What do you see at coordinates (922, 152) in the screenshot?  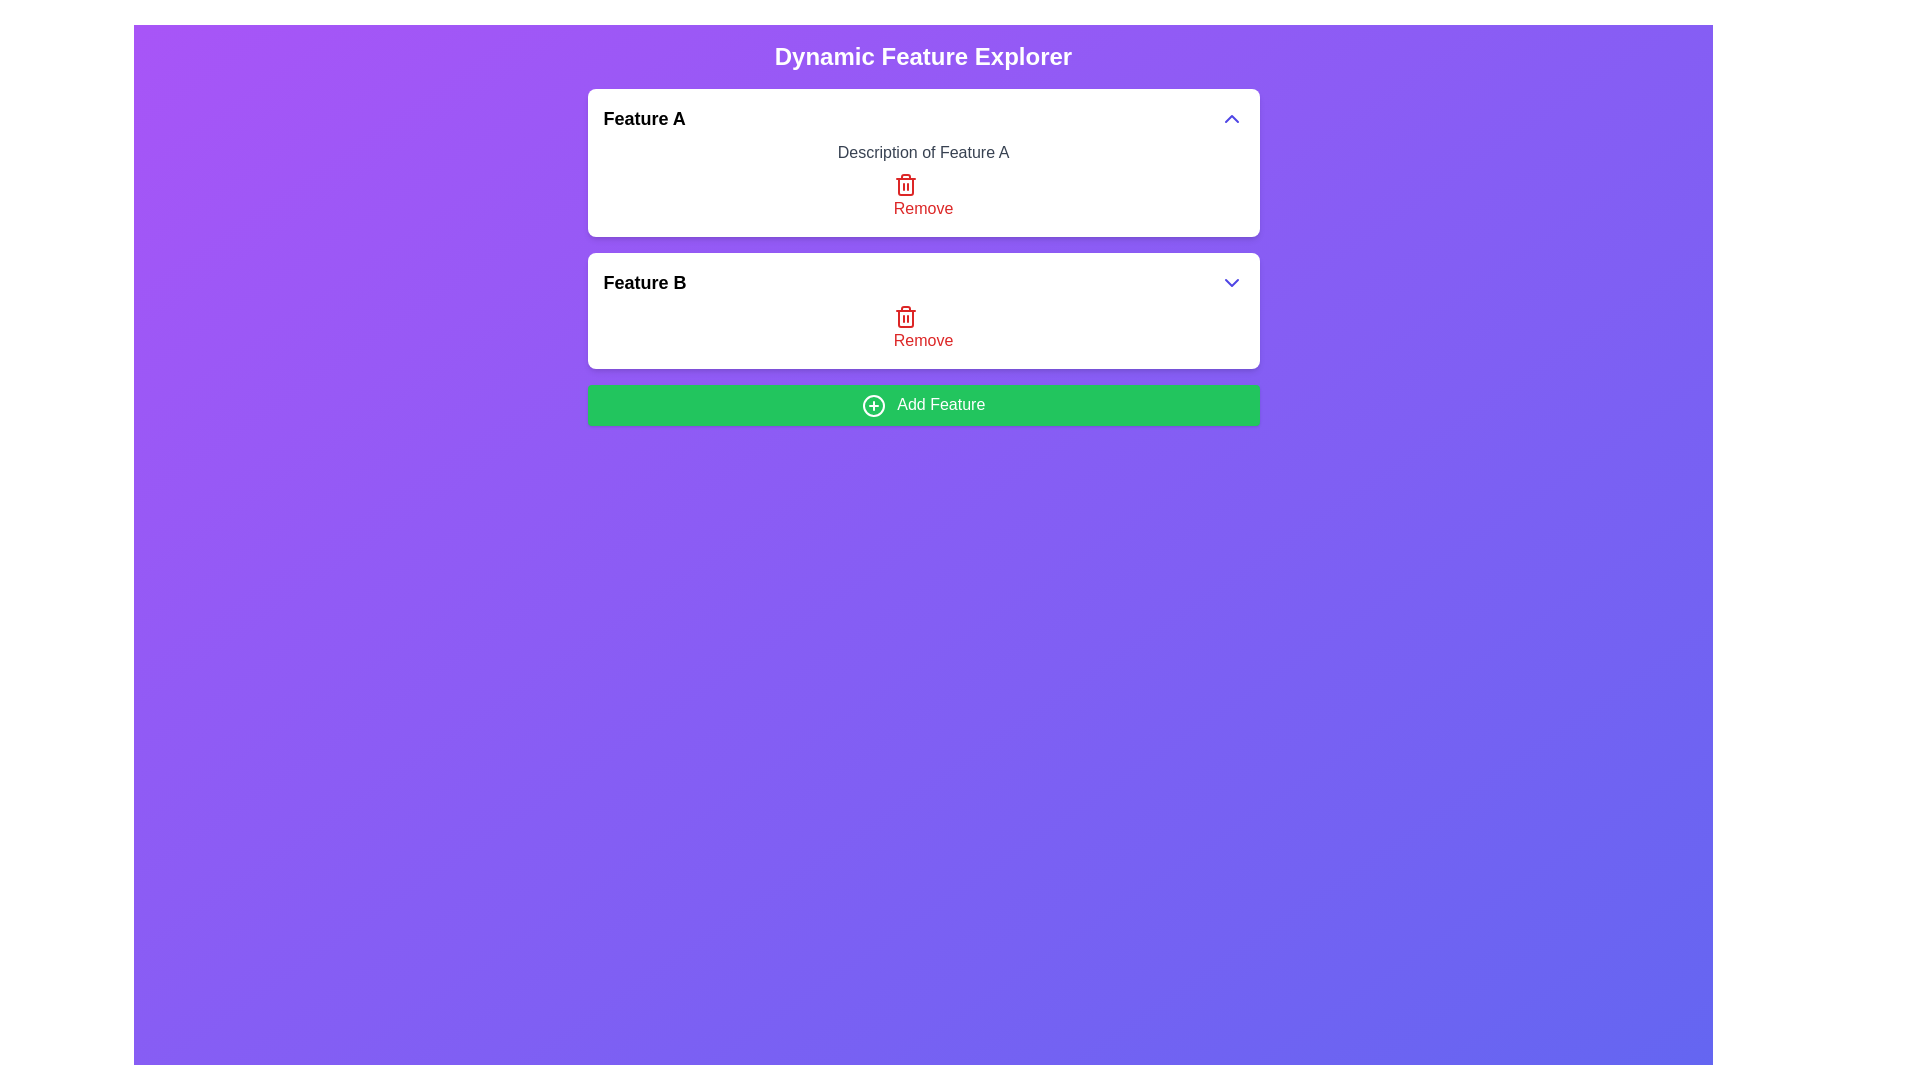 I see `the text label that provides additional details about 'Feature A', located centrally below the header 'Feature A' and above the 'Remove' text` at bounding box center [922, 152].